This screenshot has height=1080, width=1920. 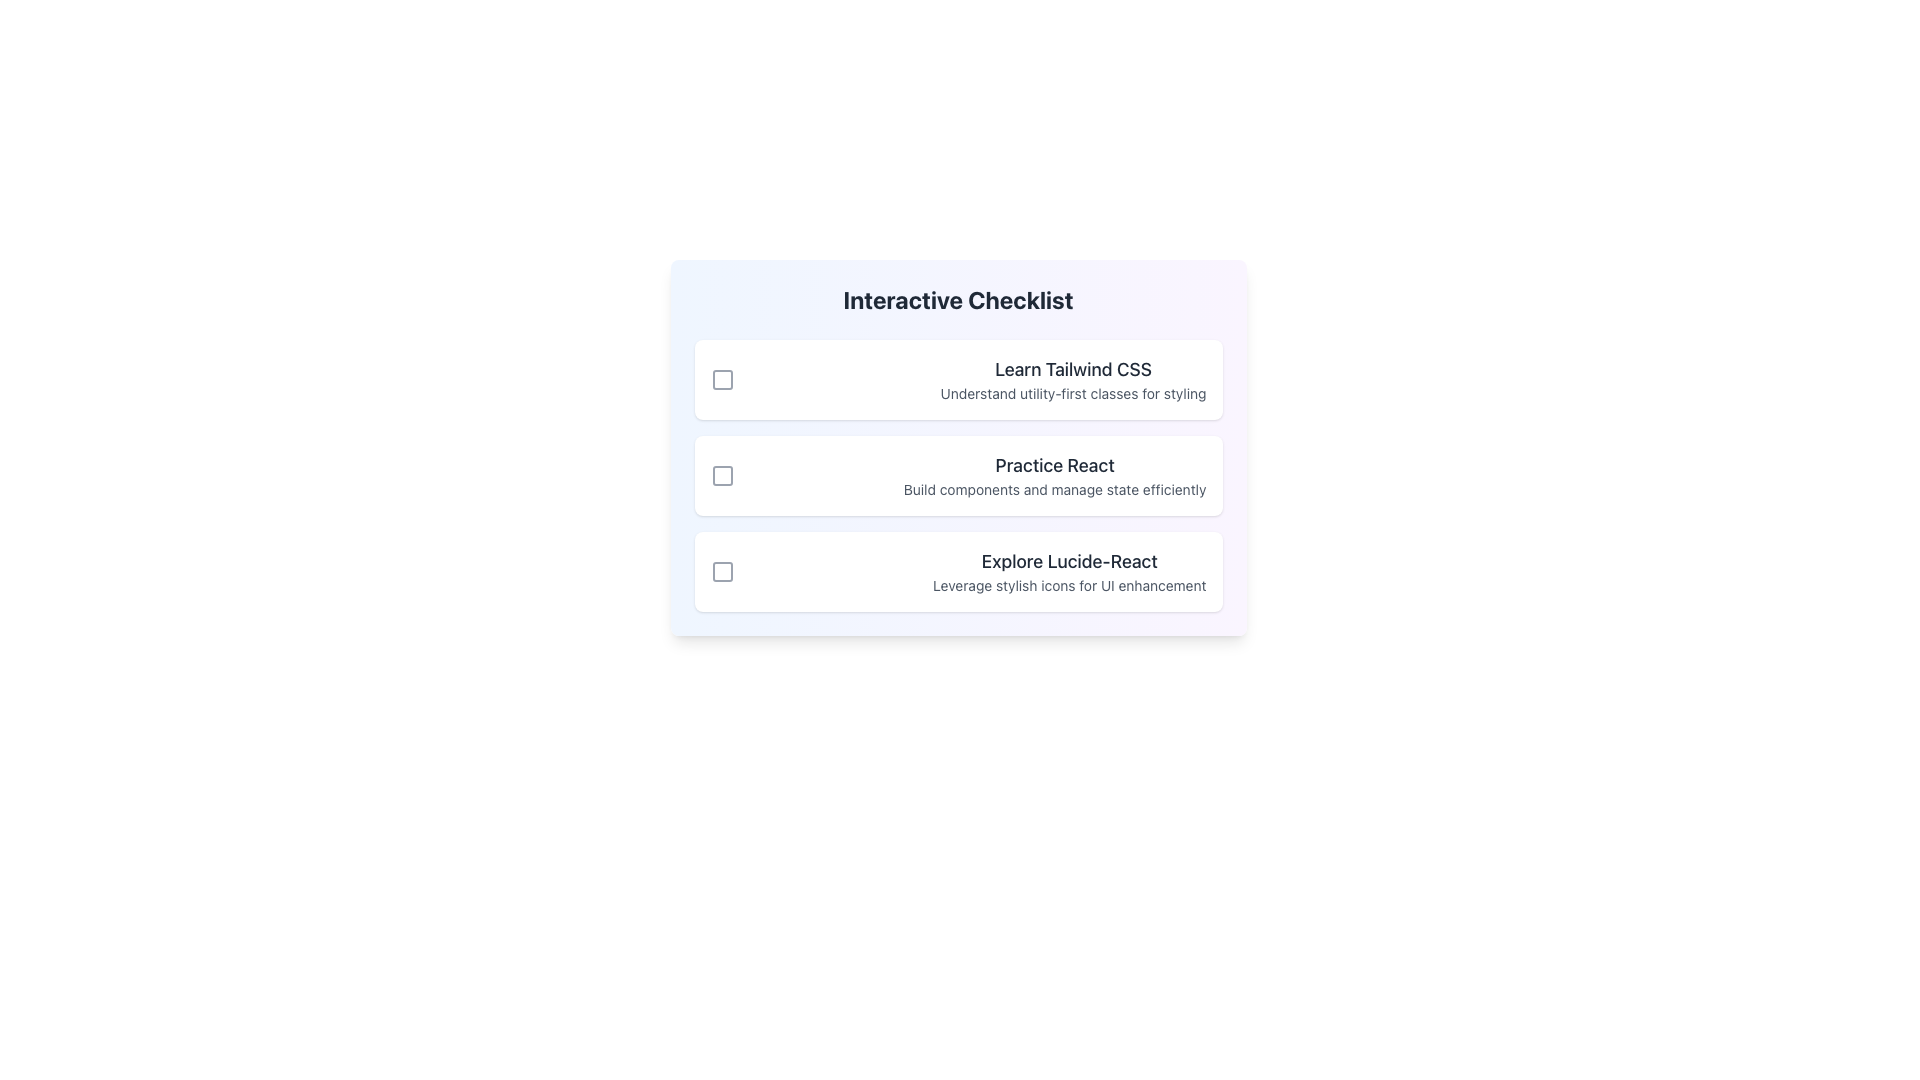 I want to click on the checkbox with rounded corners located to the left of the text 'Learn Tailwind CSS', so click(x=721, y=380).